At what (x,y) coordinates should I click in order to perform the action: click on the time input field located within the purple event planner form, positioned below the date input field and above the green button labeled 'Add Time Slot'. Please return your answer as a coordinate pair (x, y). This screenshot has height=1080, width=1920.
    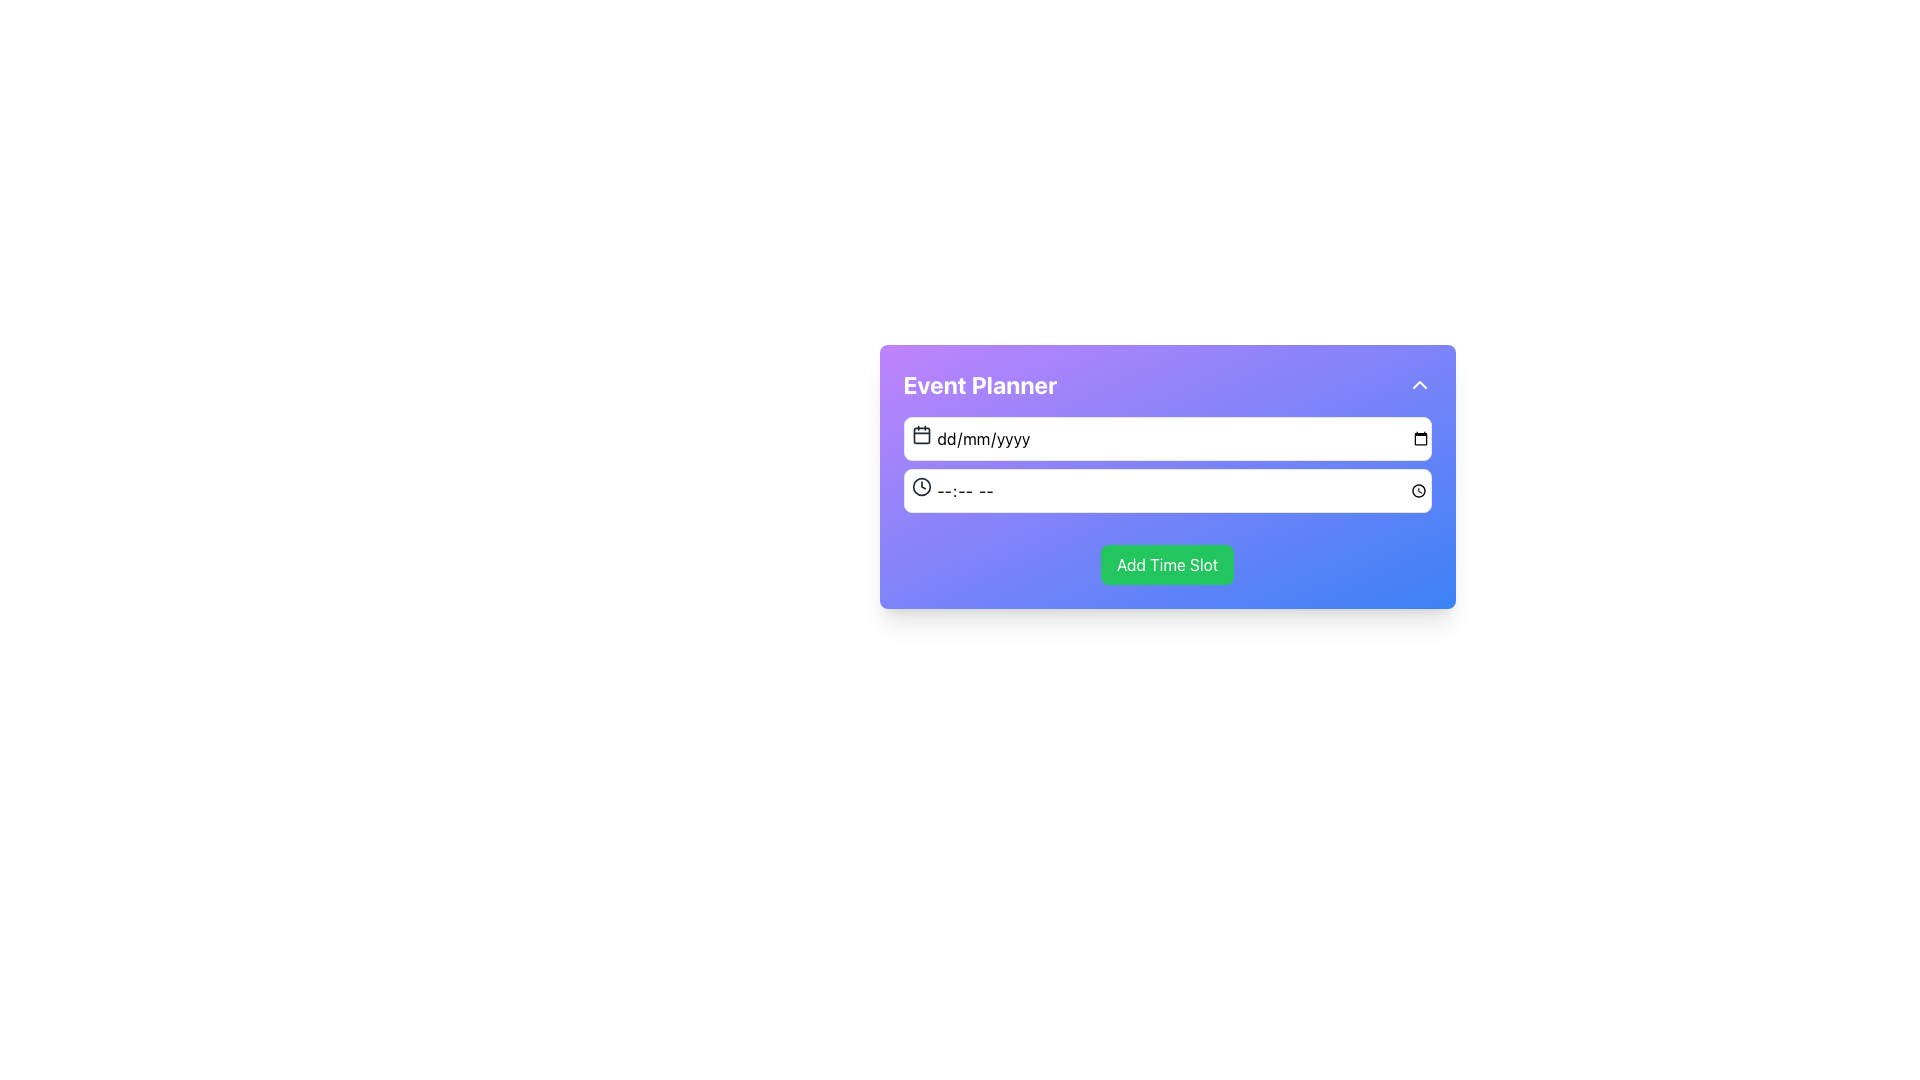
    Looking at the image, I should click on (1167, 490).